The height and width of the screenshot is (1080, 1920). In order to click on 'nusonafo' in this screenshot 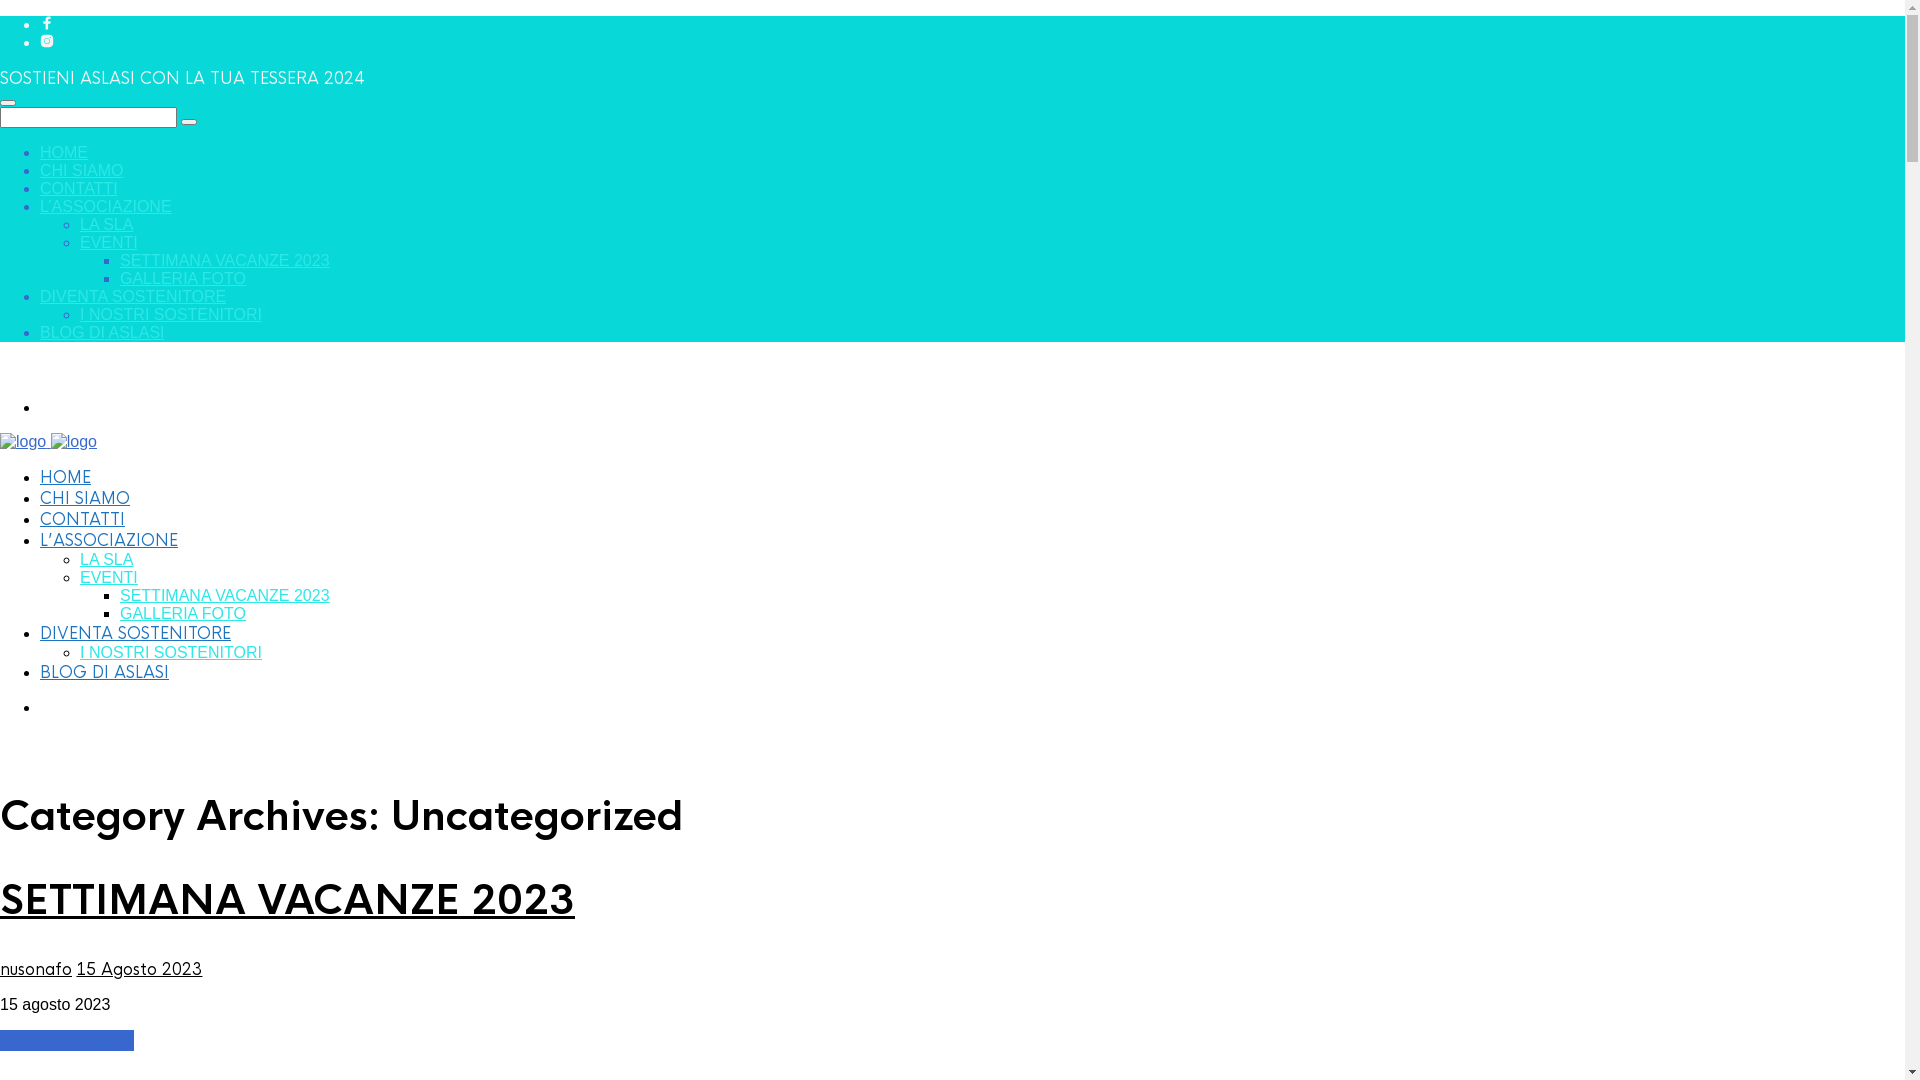, I will do `click(35, 968)`.